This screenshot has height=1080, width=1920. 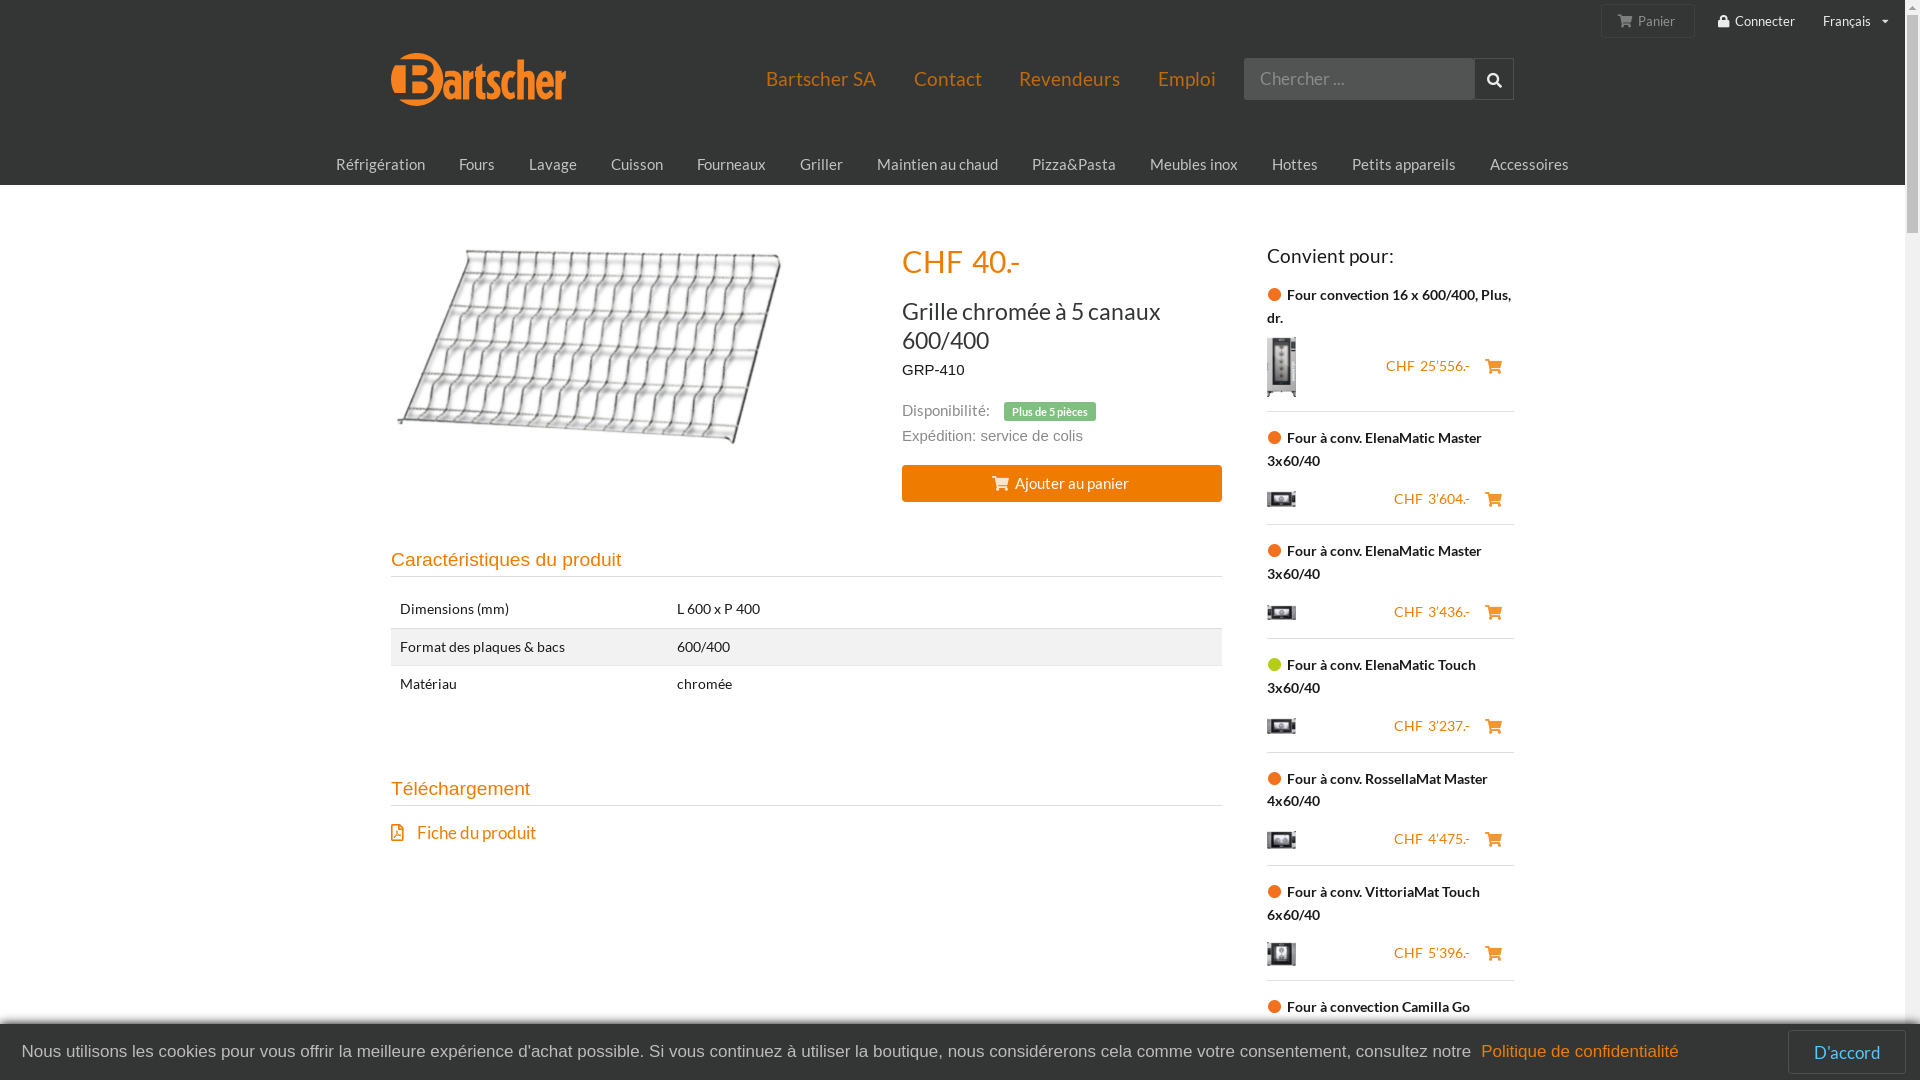 I want to click on 'Cuisson', so click(x=636, y=164).